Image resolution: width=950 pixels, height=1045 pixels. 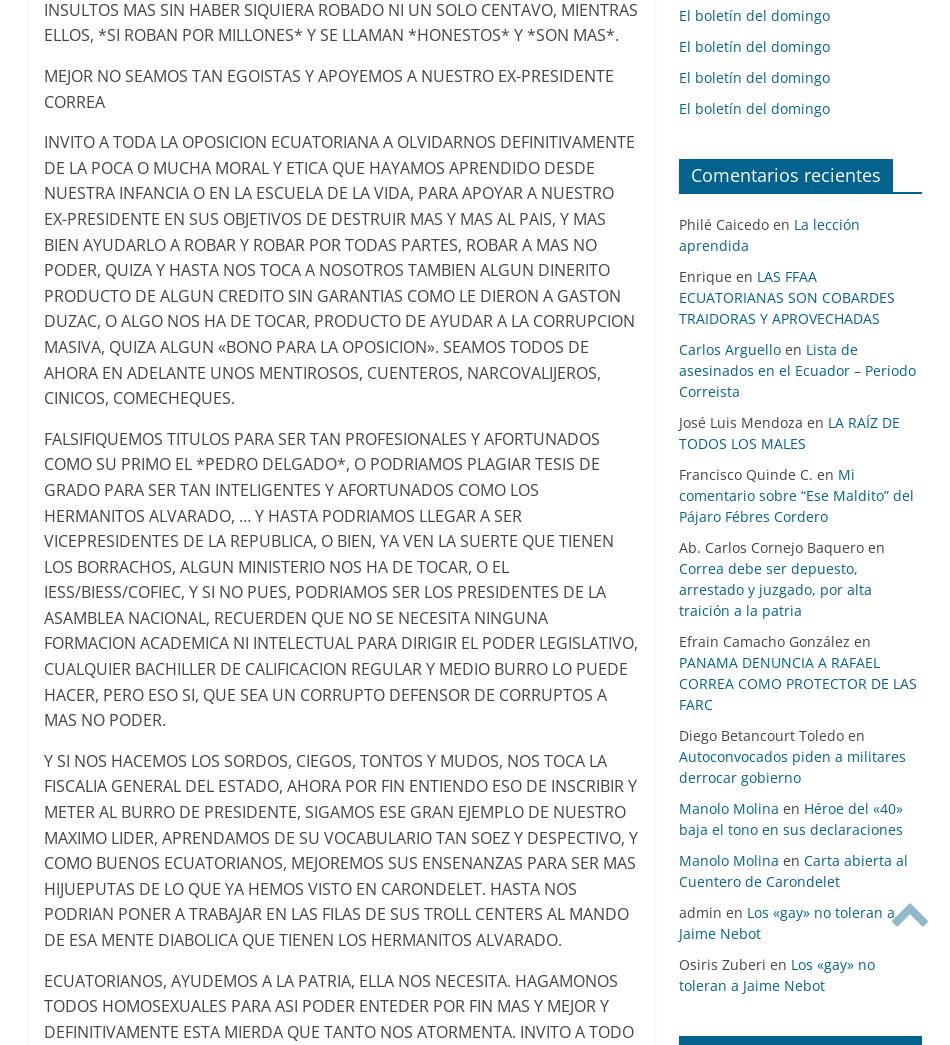 I want to click on 'Comentarios recientes', so click(x=783, y=172).